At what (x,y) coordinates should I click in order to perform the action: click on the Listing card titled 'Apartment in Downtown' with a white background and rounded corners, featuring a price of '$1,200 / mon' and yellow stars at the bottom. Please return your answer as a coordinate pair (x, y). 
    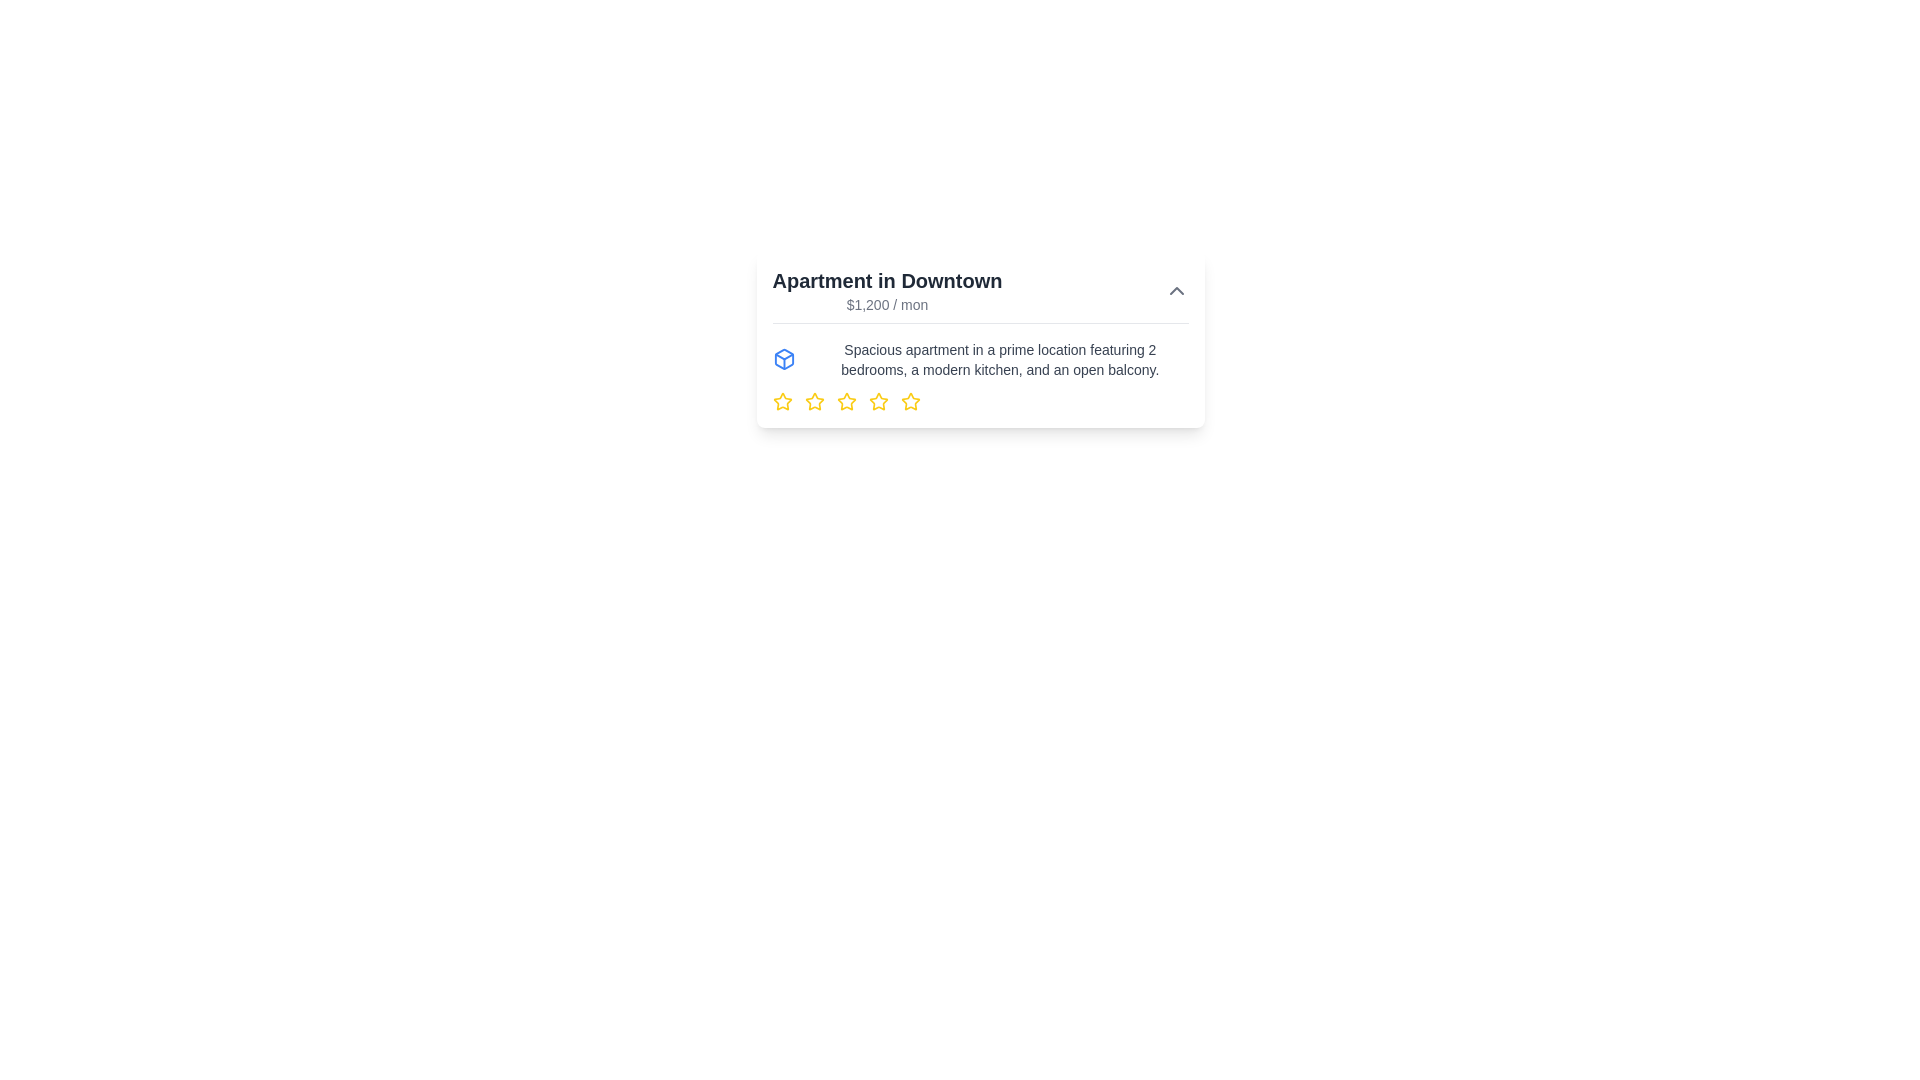
    Looking at the image, I should click on (980, 338).